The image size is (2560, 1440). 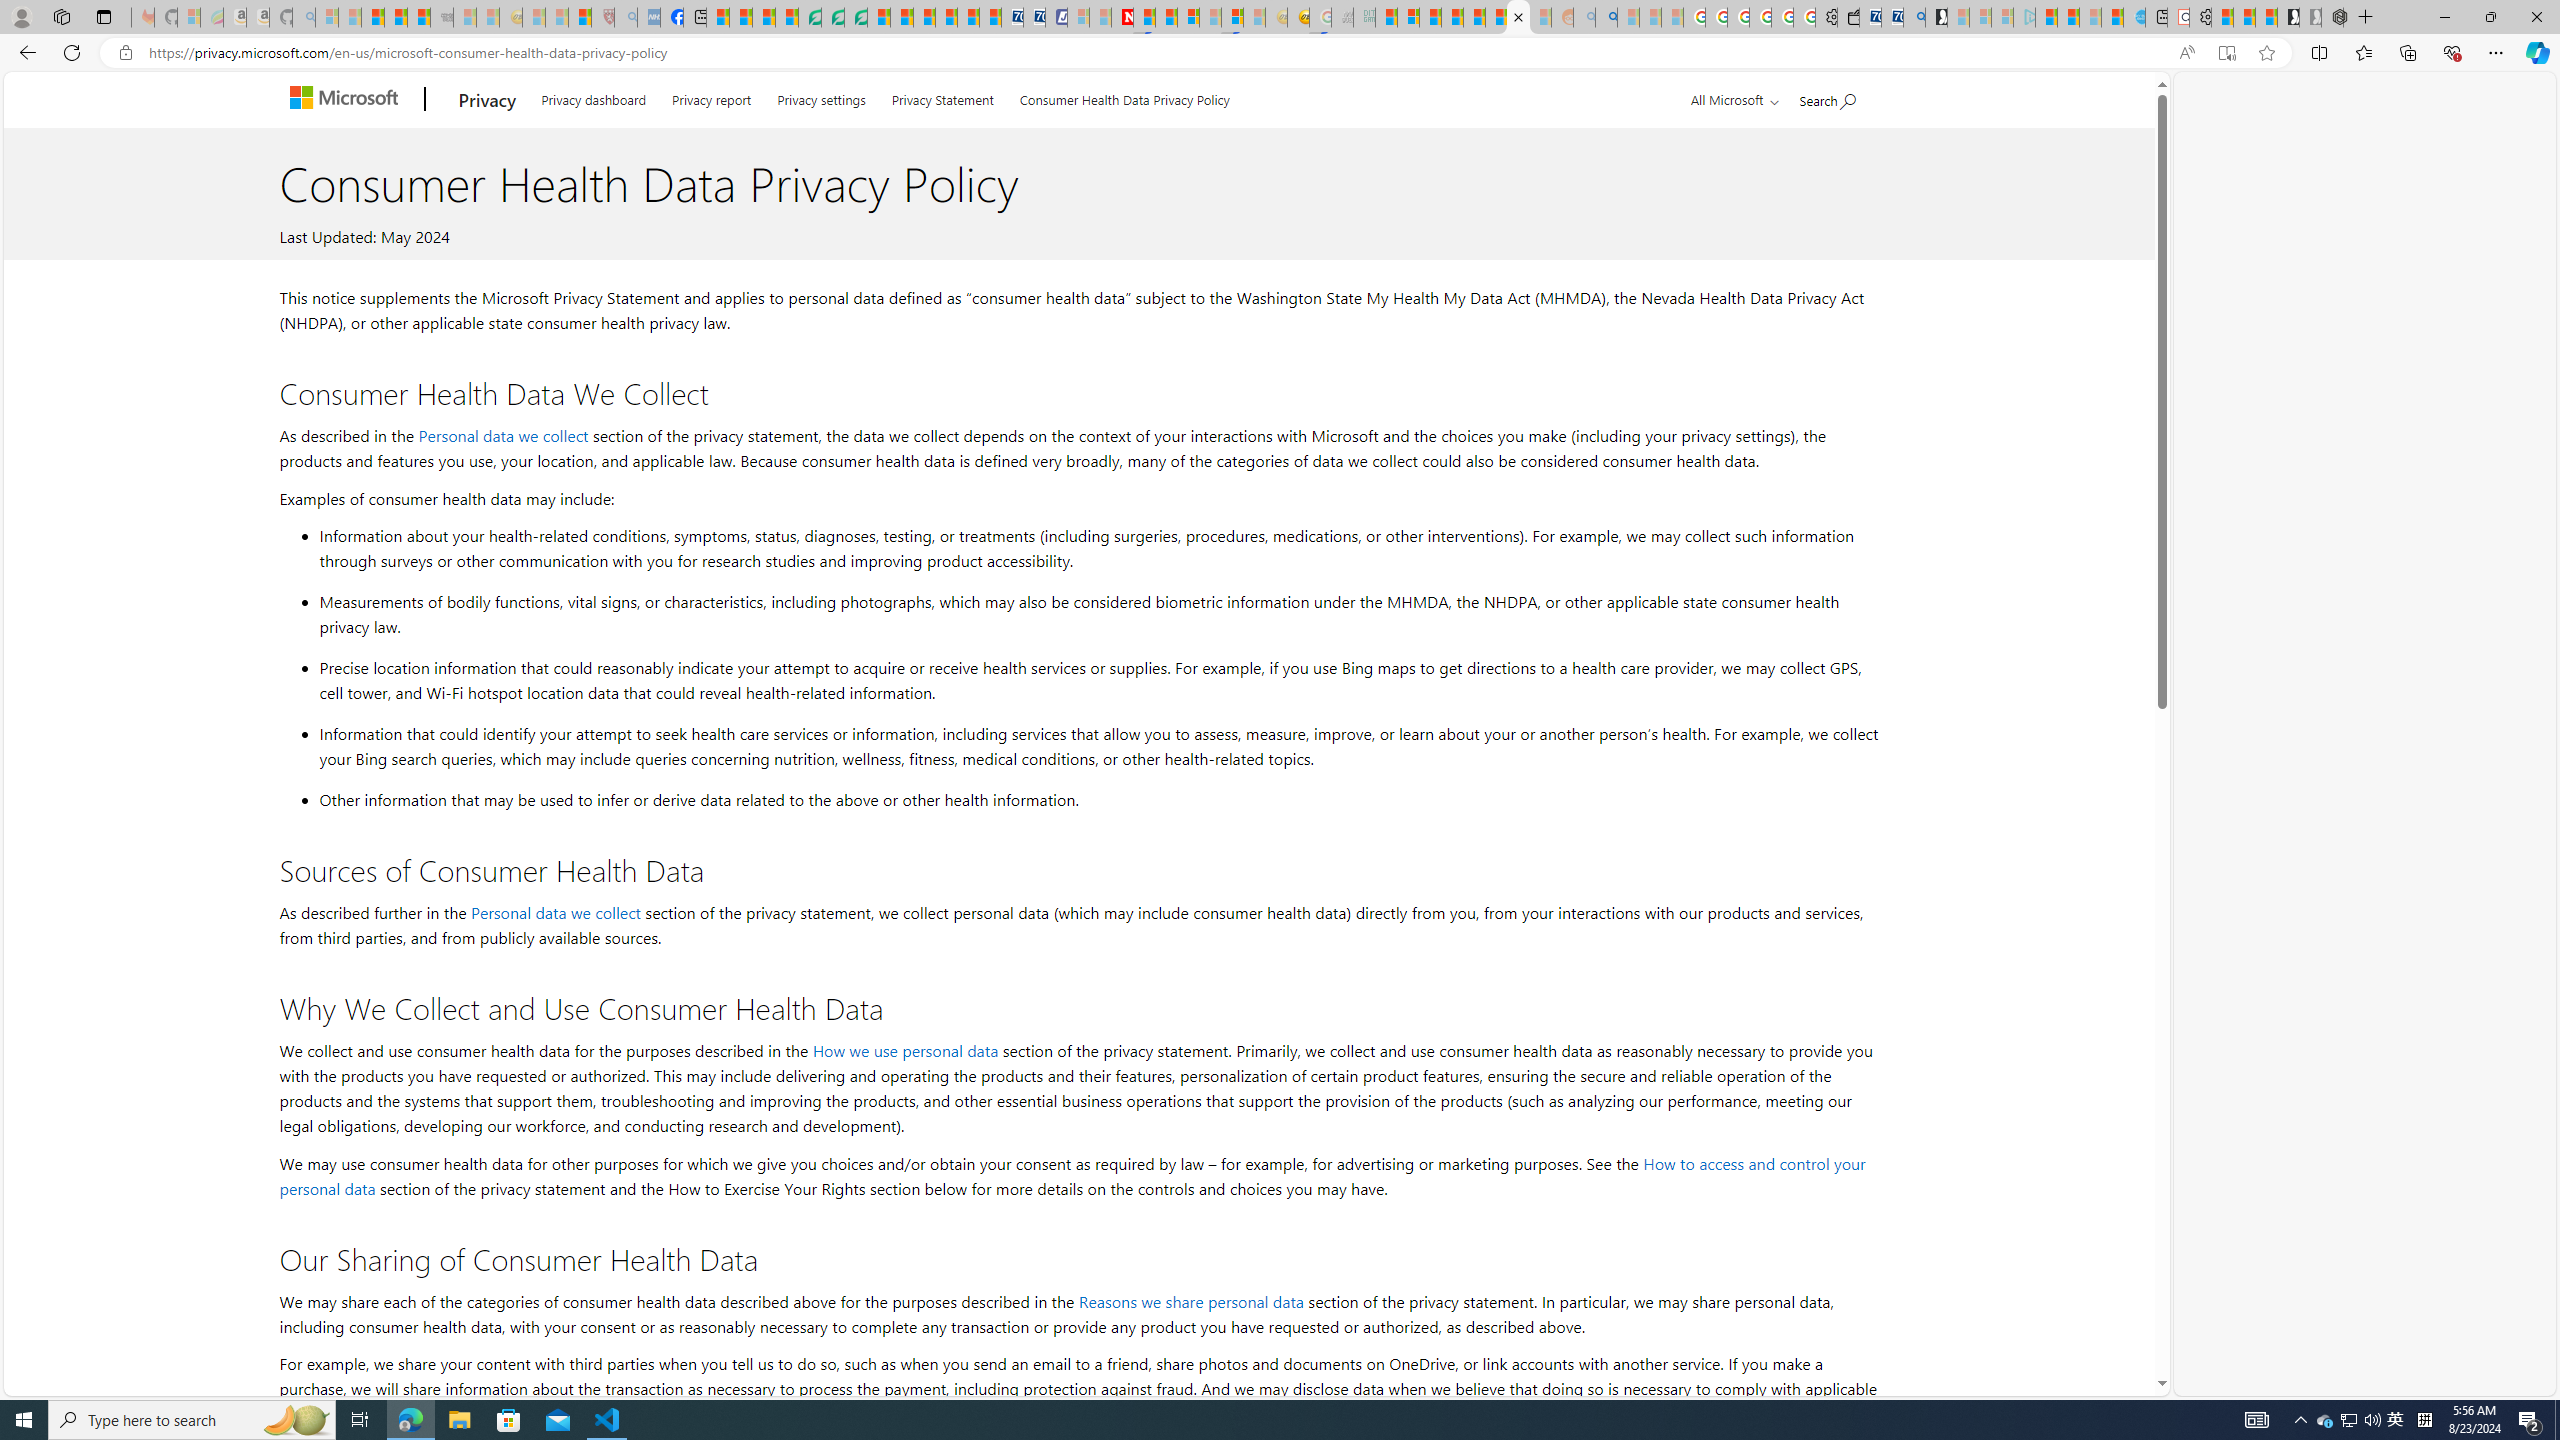 I want to click on 'Wallet', so click(x=1847, y=16).